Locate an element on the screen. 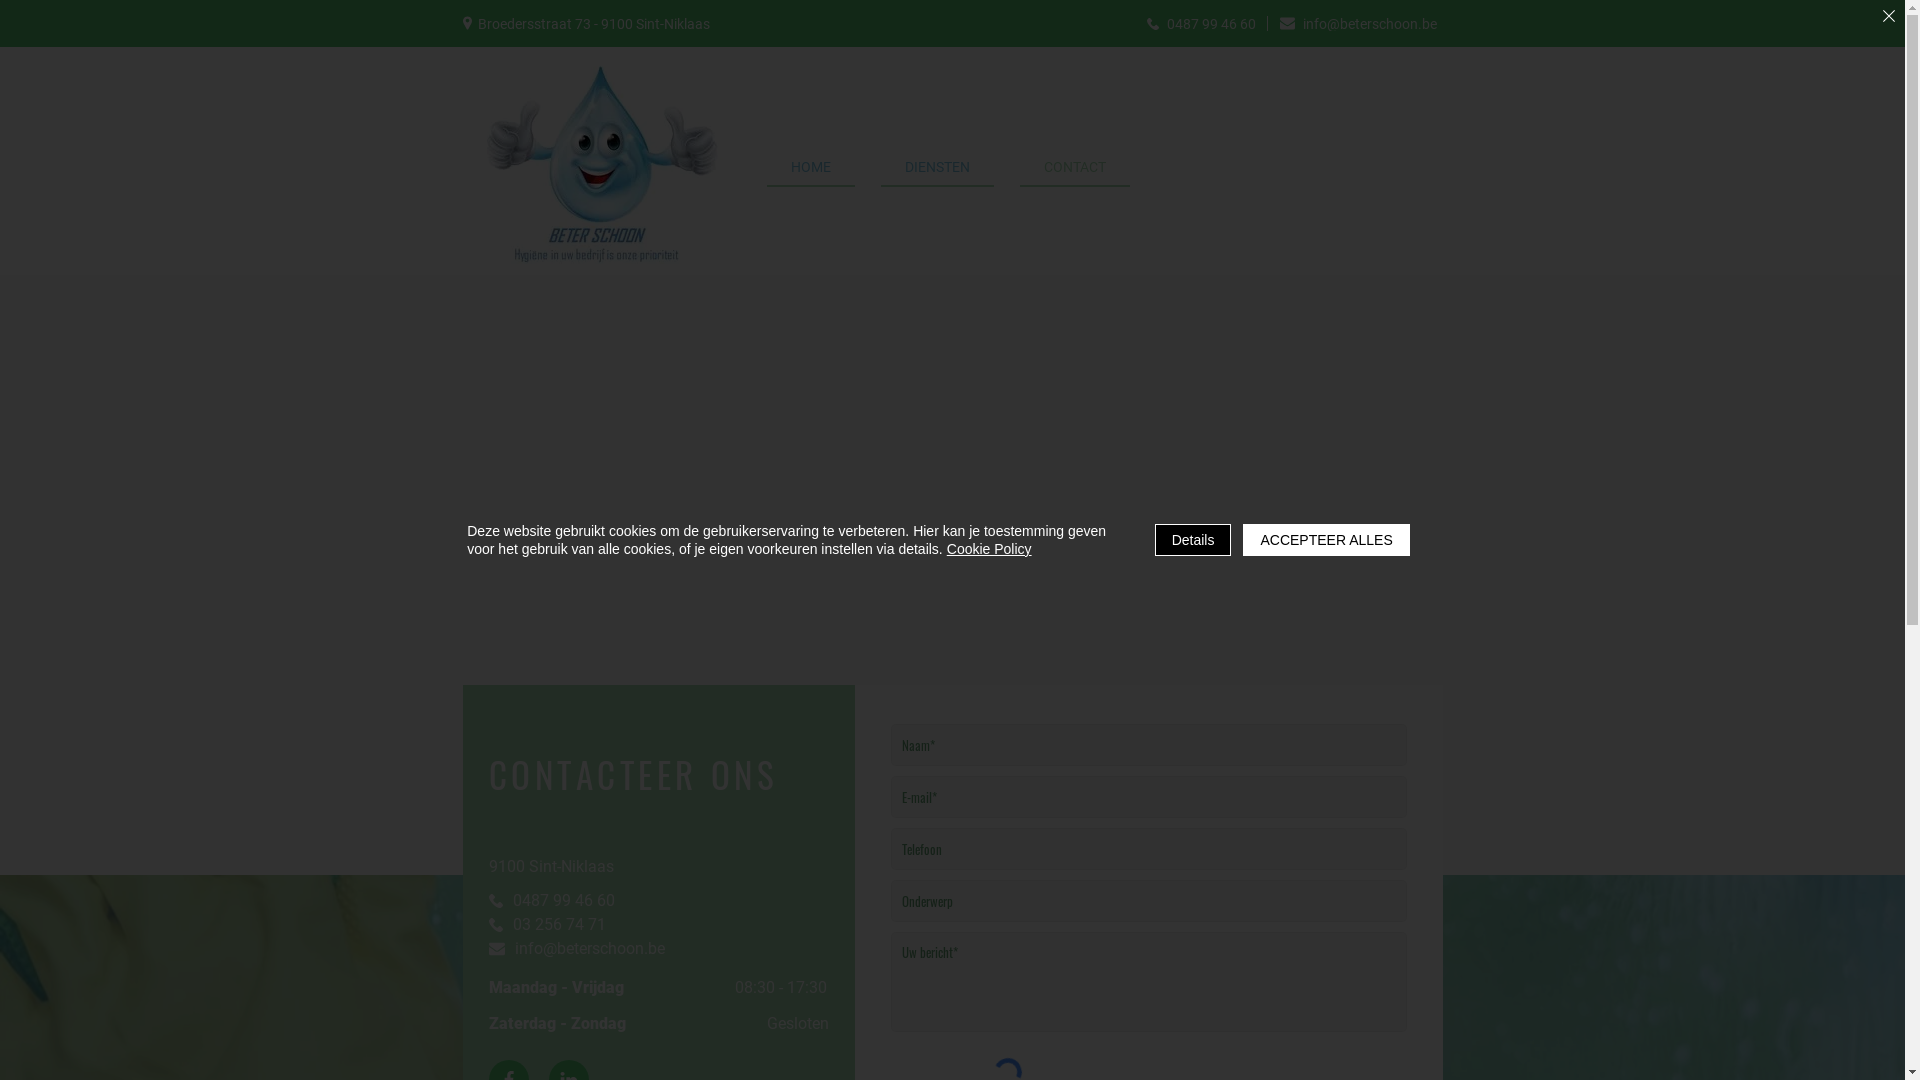 Image resolution: width=1920 pixels, height=1080 pixels. 'Cookie Policy' is located at coordinates (989, 548).